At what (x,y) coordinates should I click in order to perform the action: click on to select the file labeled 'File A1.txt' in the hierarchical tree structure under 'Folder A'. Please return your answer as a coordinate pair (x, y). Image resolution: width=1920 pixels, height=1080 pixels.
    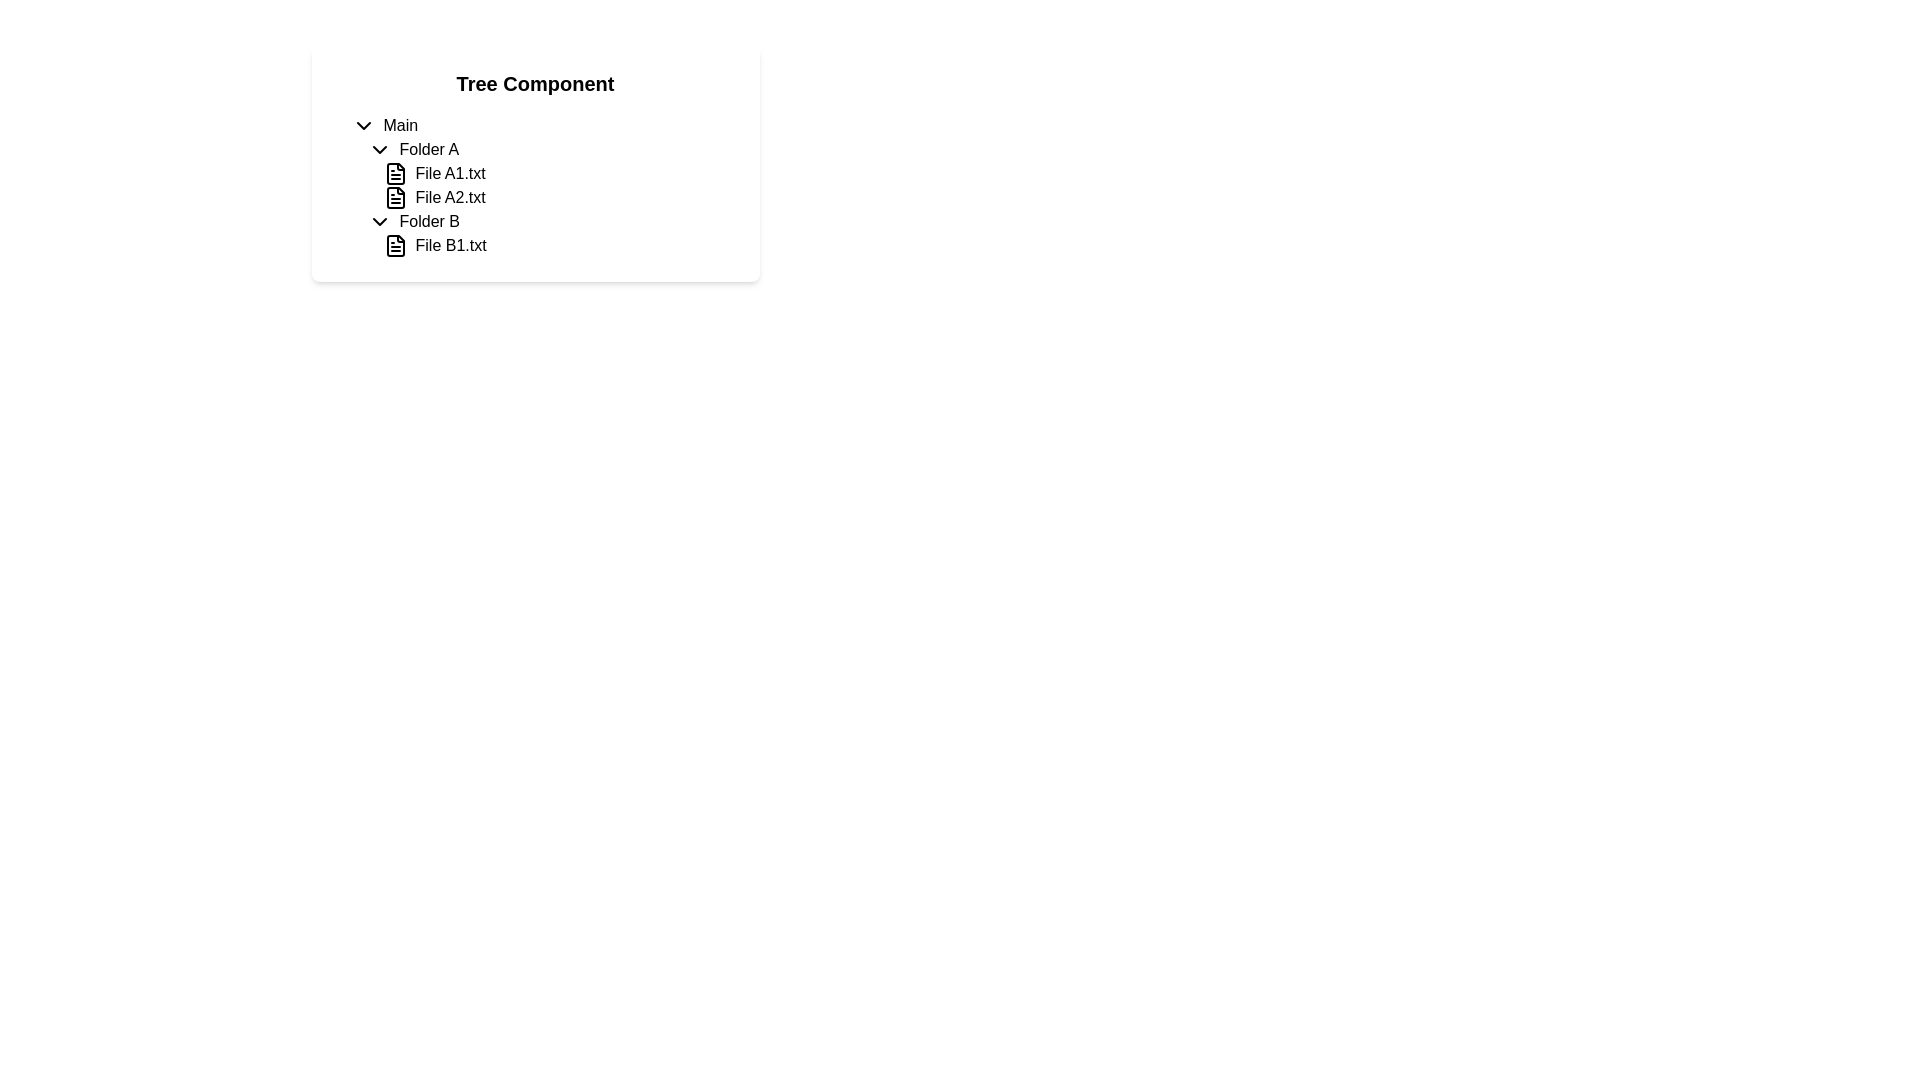
    Looking at the image, I should click on (551, 172).